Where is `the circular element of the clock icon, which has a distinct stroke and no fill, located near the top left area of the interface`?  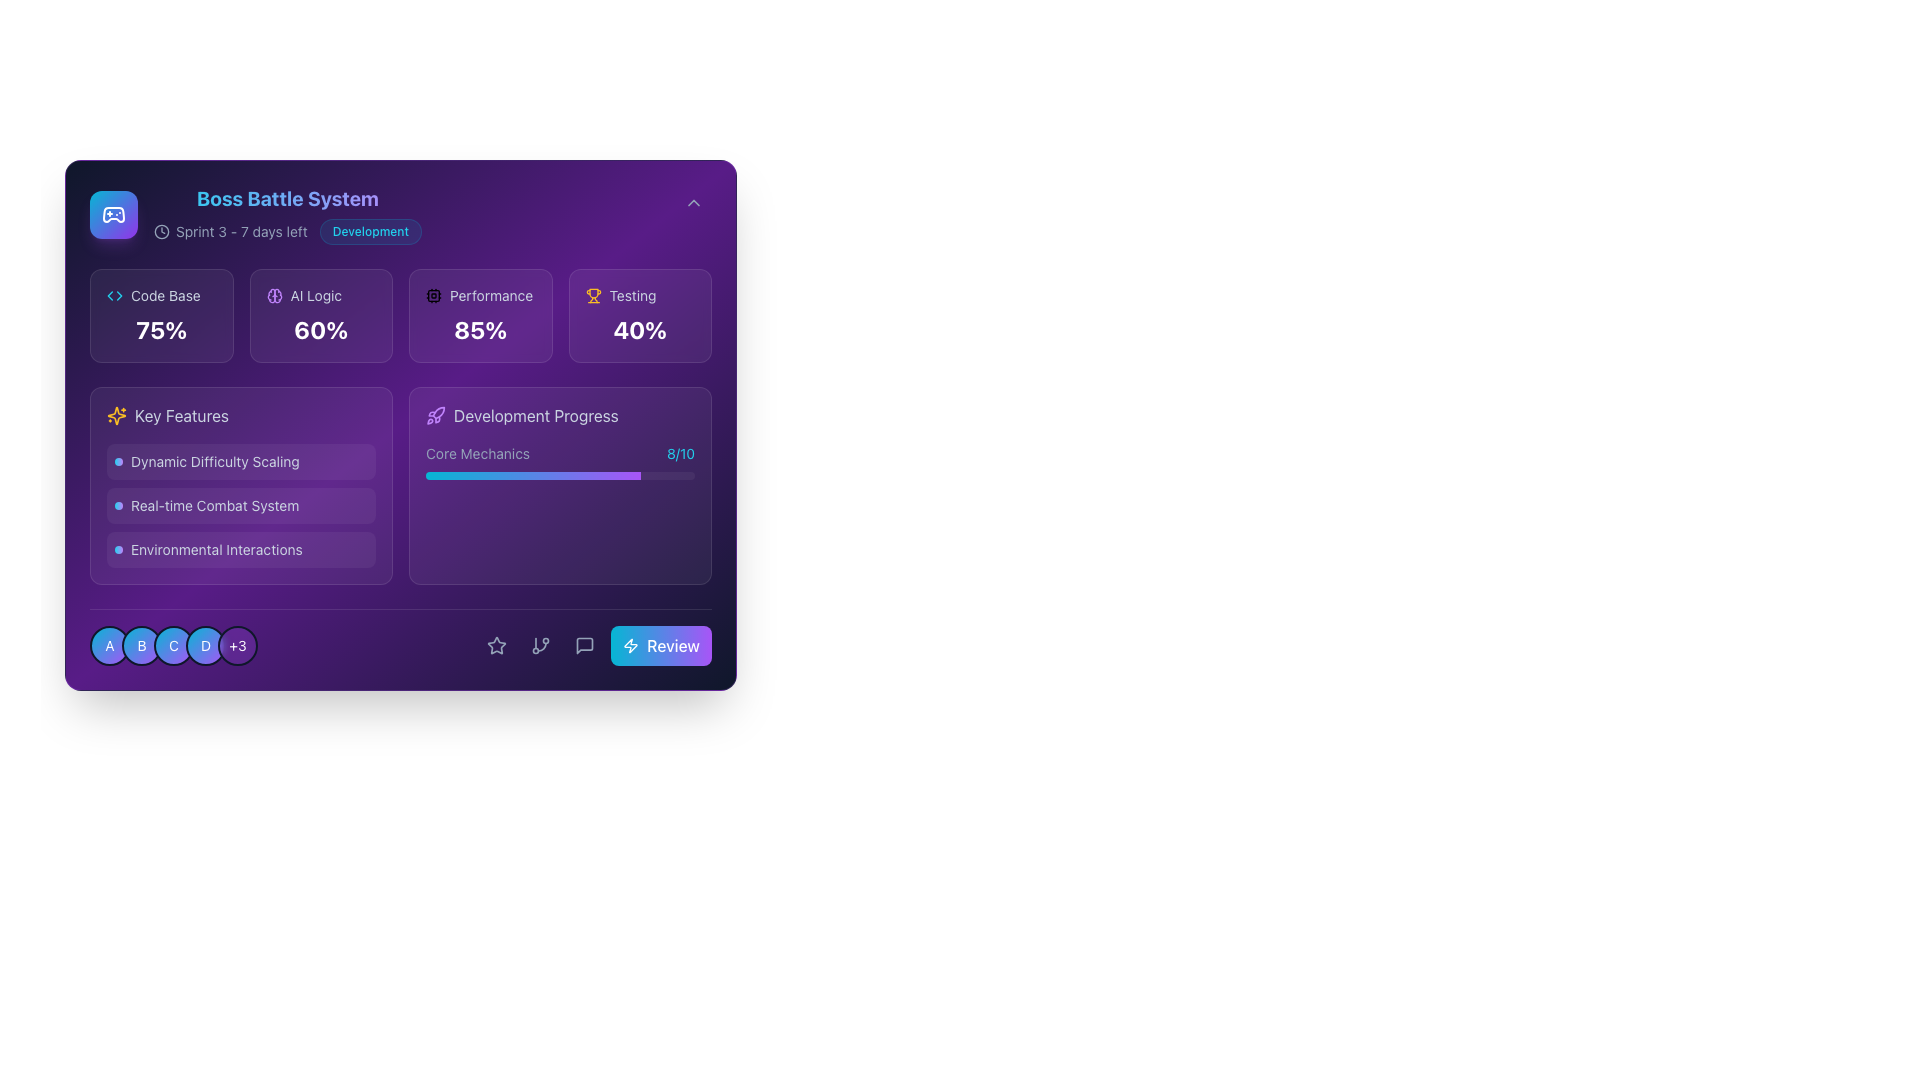 the circular element of the clock icon, which has a distinct stroke and no fill, located near the top left area of the interface is located at coordinates (162, 230).